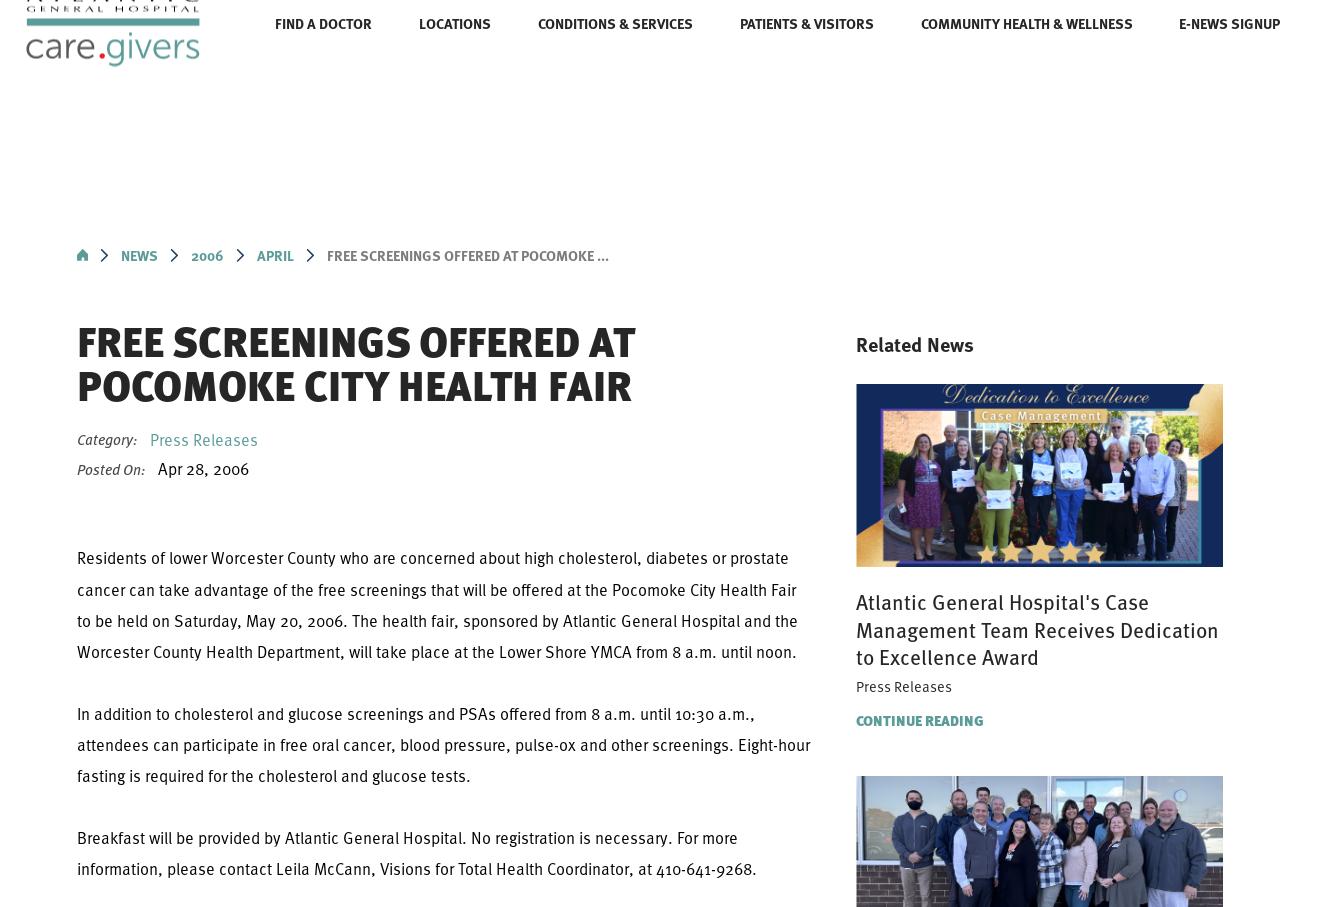 This screenshot has height=907, width=1333. Describe the element at coordinates (324, 424) in the screenshot. I see `'Wound Care Center'` at that location.